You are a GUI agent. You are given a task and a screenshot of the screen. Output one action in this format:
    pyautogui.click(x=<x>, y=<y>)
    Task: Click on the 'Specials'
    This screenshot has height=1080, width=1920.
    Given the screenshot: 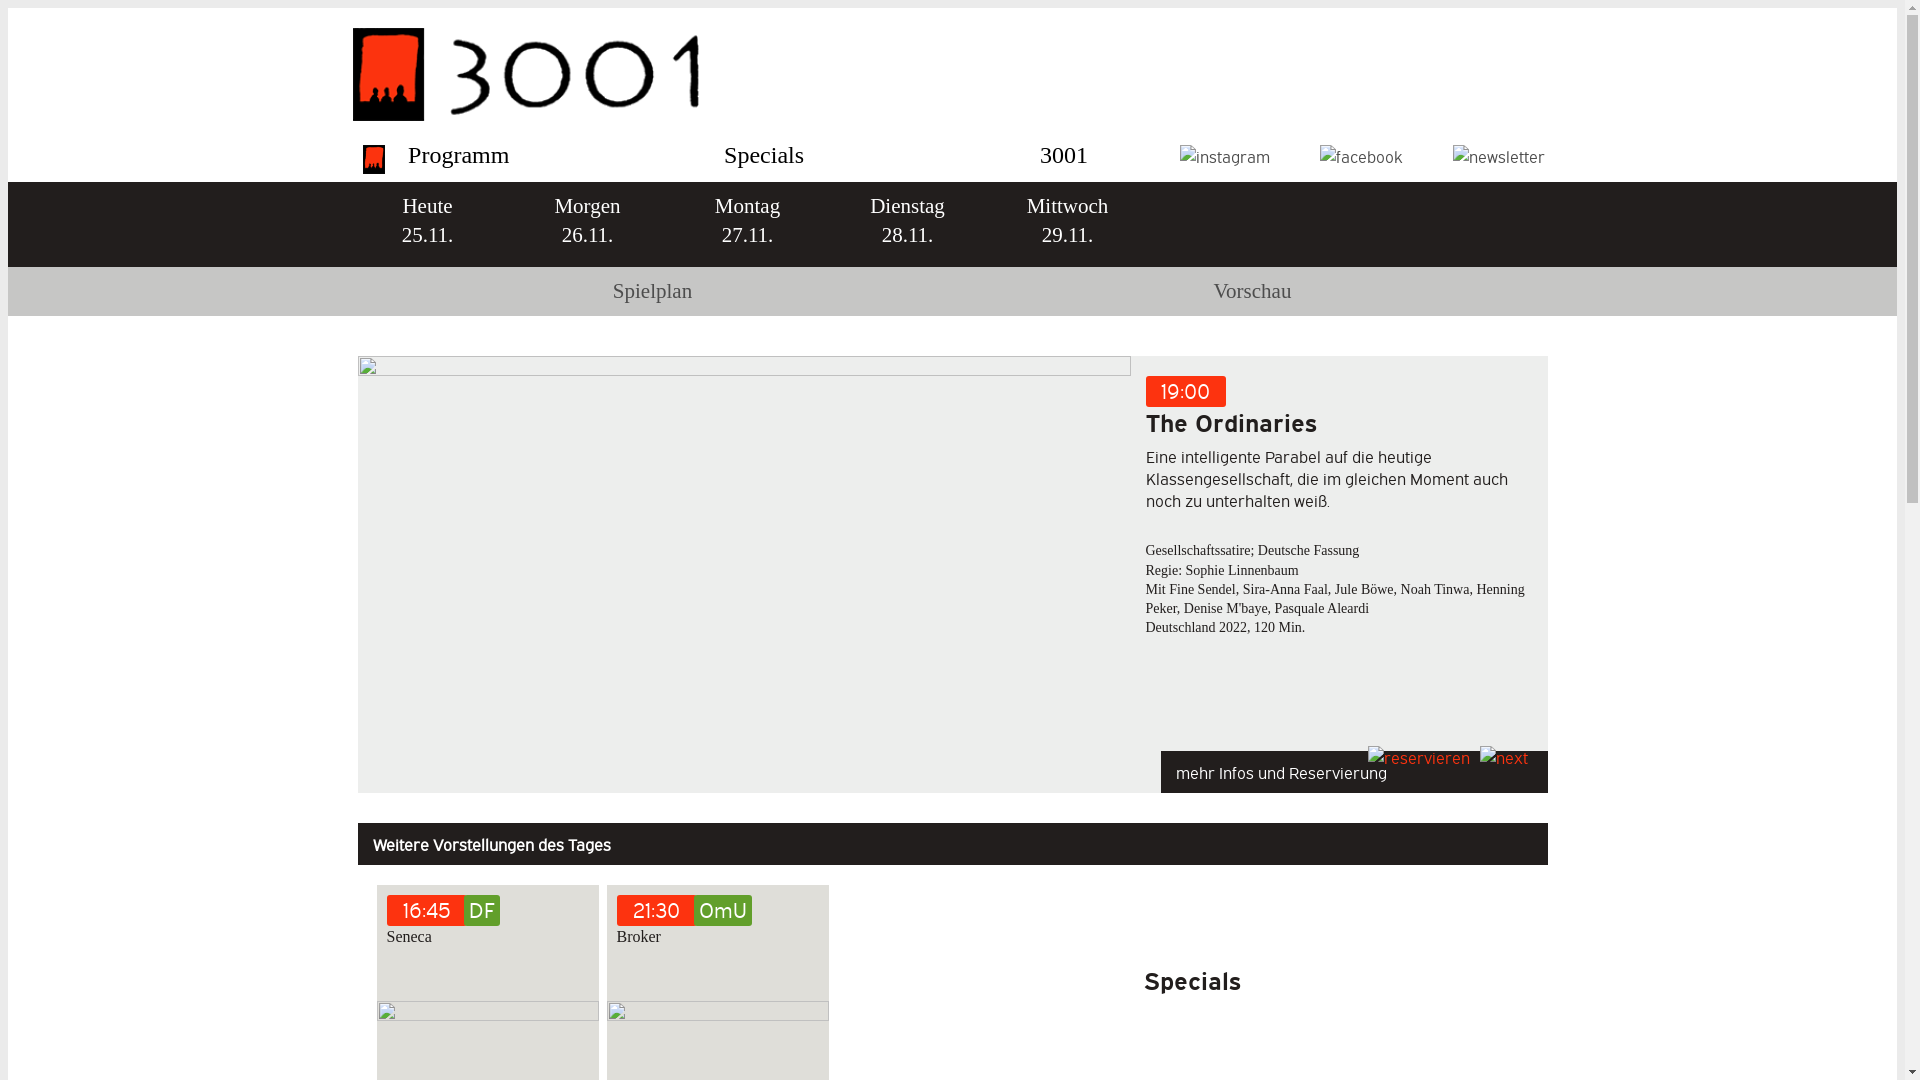 What is the action you would take?
    pyautogui.click(x=723, y=153)
    